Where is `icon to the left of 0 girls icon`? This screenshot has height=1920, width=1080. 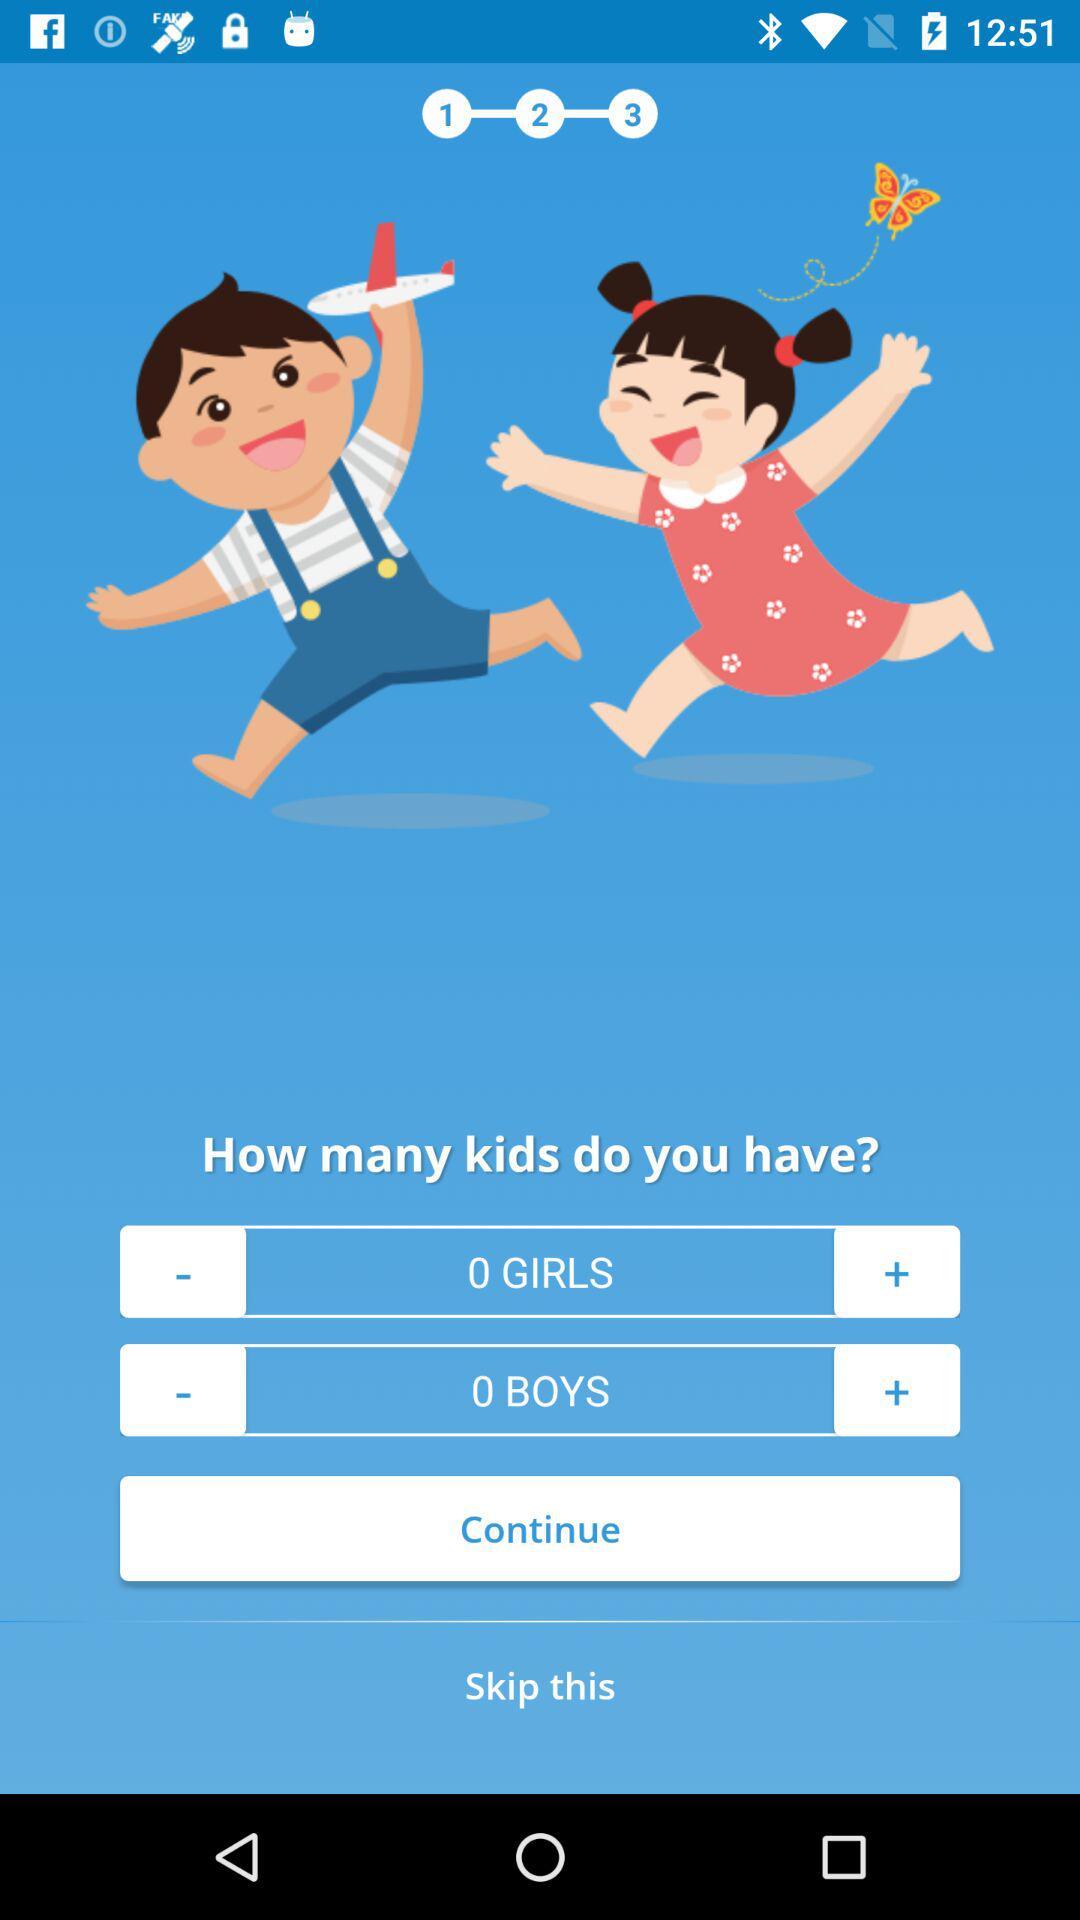 icon to the left of 0 girls icon is located at coordinates (182, 1270).